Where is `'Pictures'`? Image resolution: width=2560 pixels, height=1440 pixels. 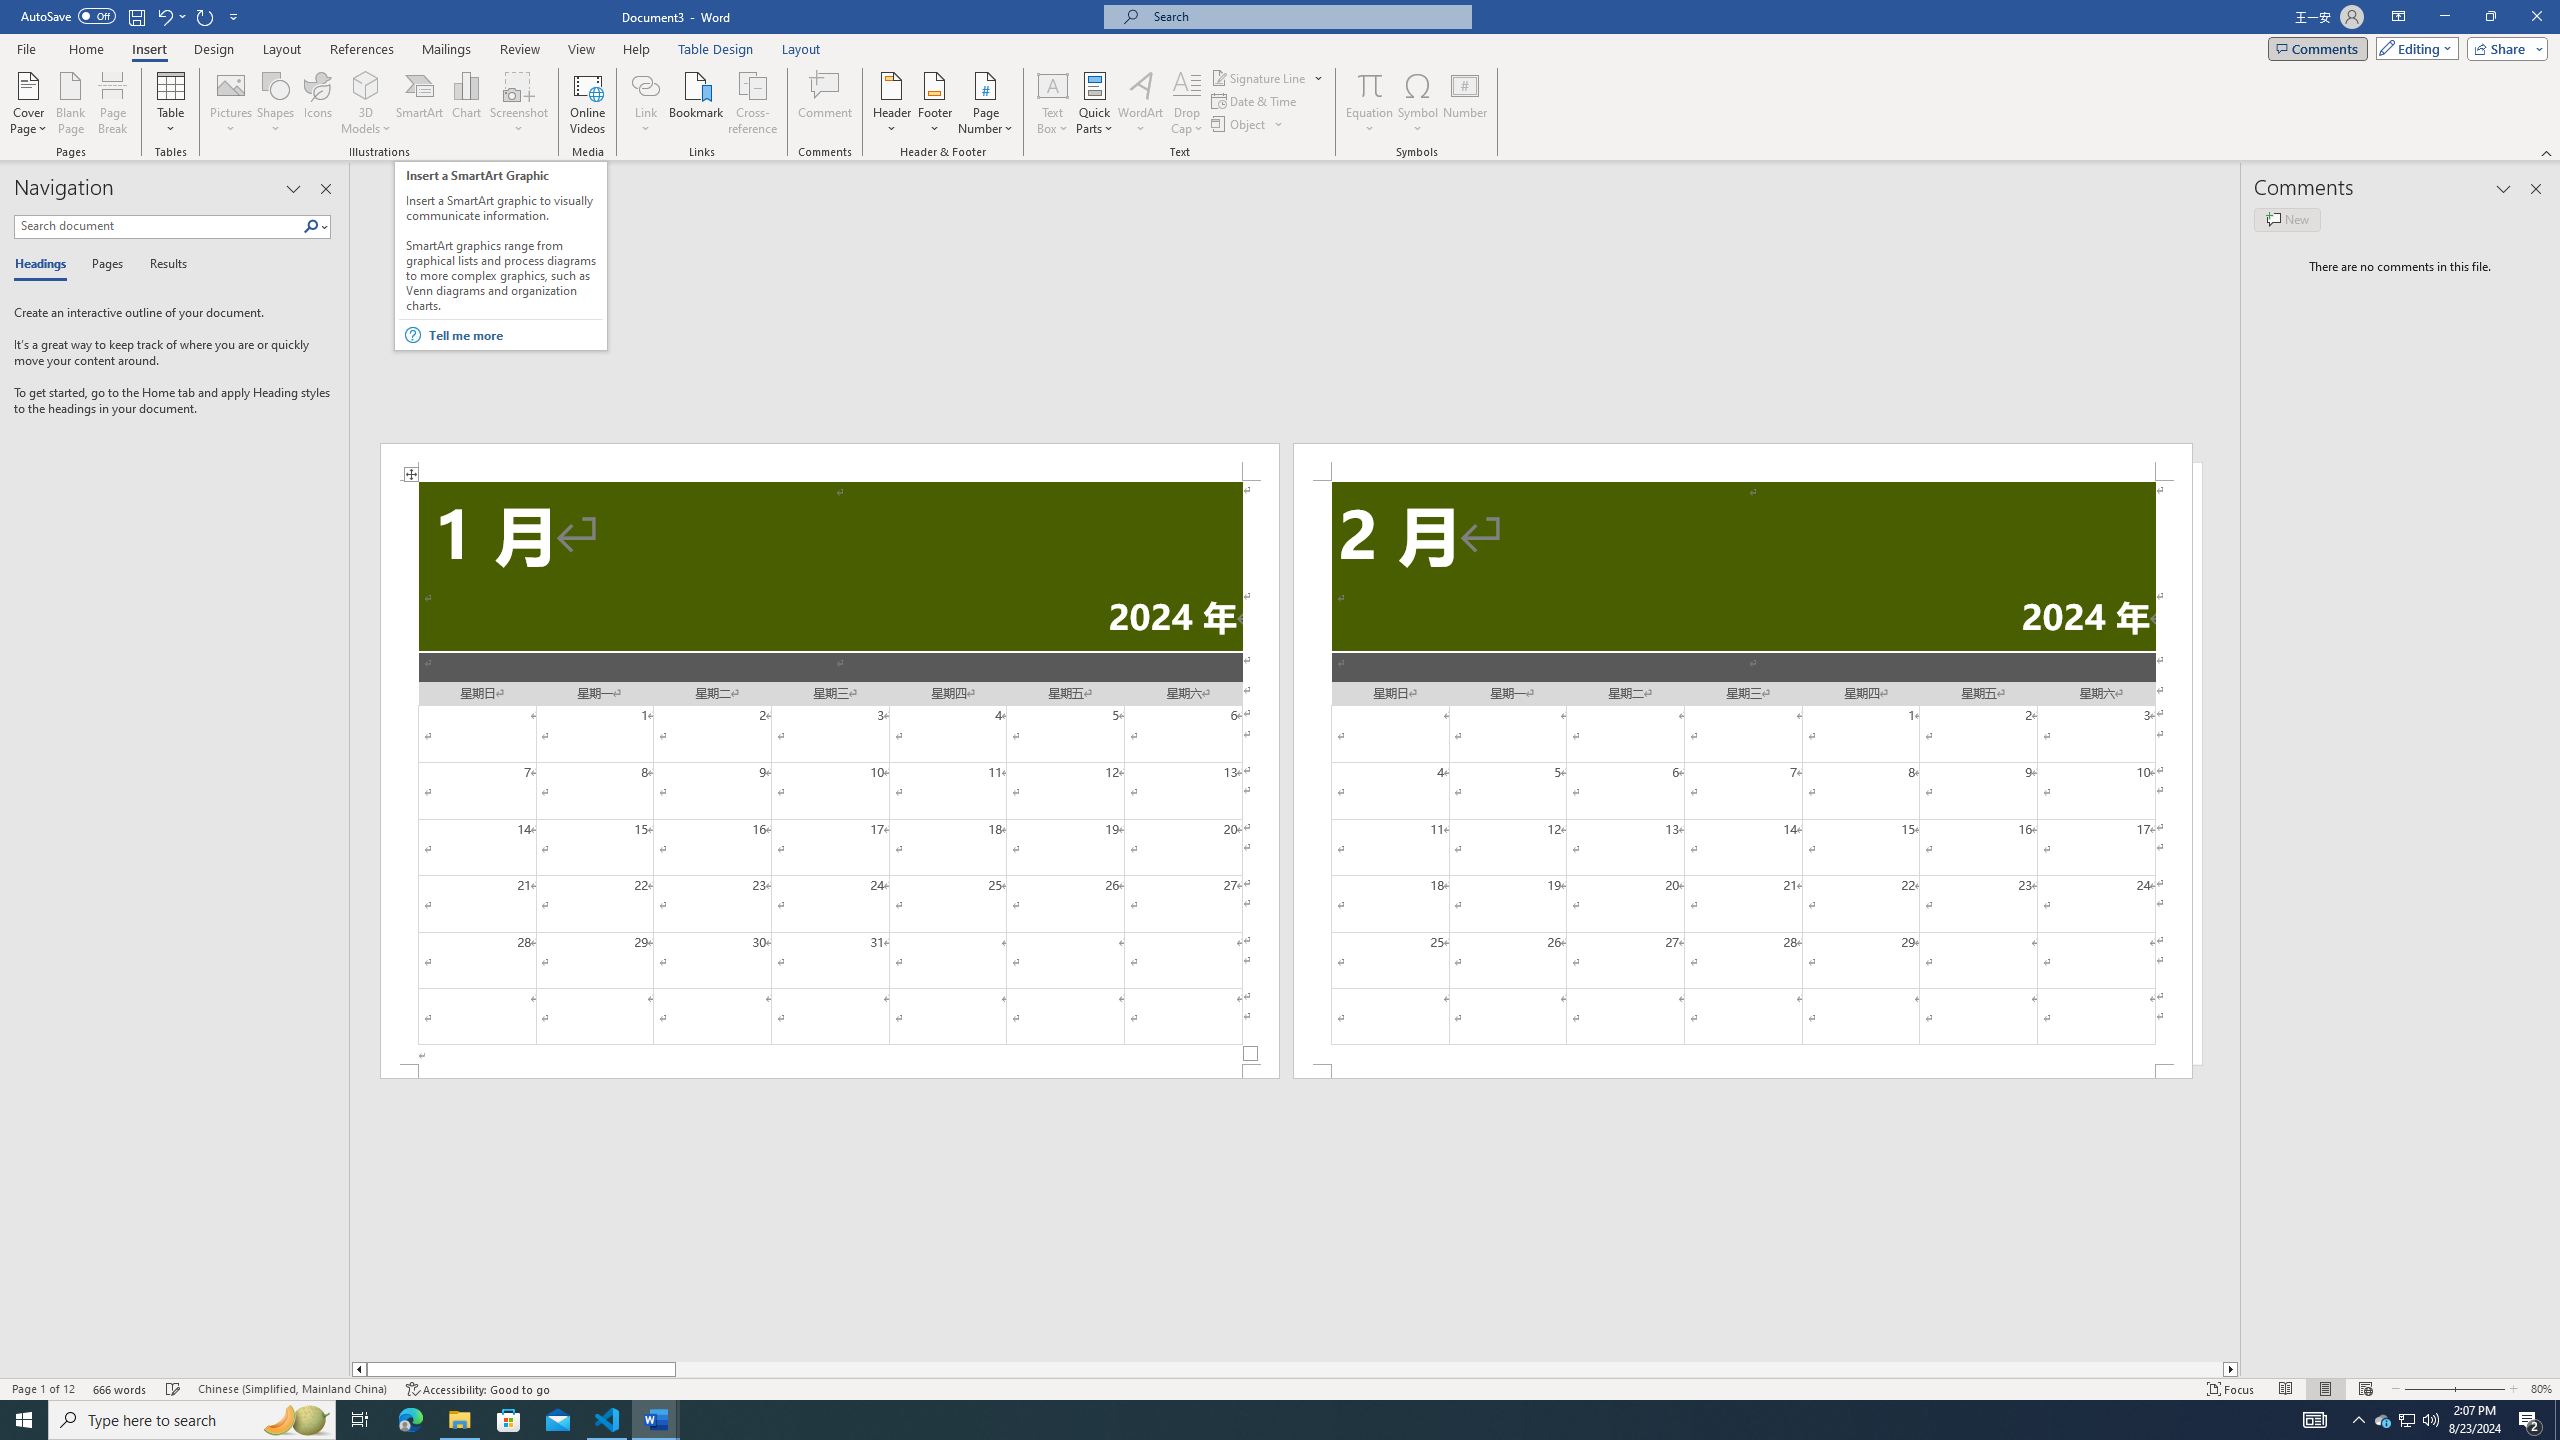
'Pictures' is located at coordinates (231, 103).